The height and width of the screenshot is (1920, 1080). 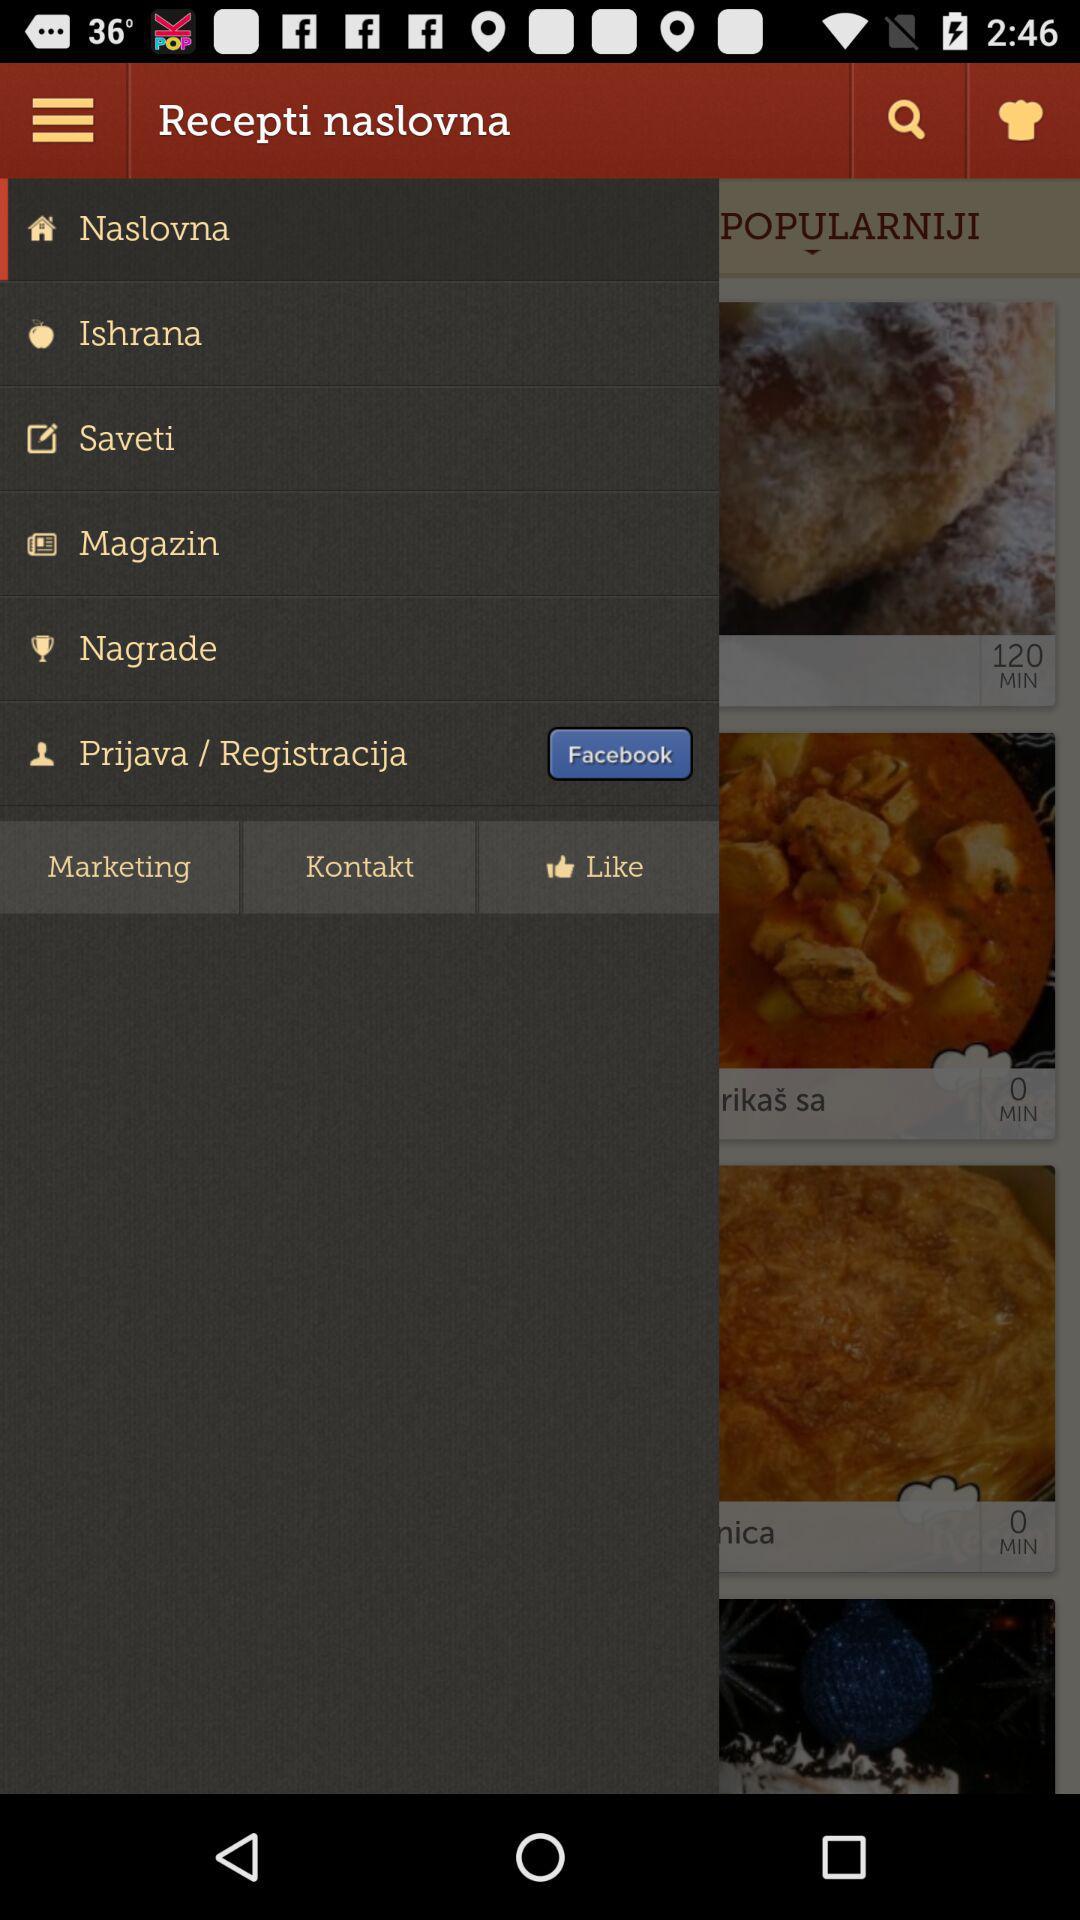 What do you see at coordinates (540, 986) in the screenshot?
I see `display field` at bounding box center [540, 986].